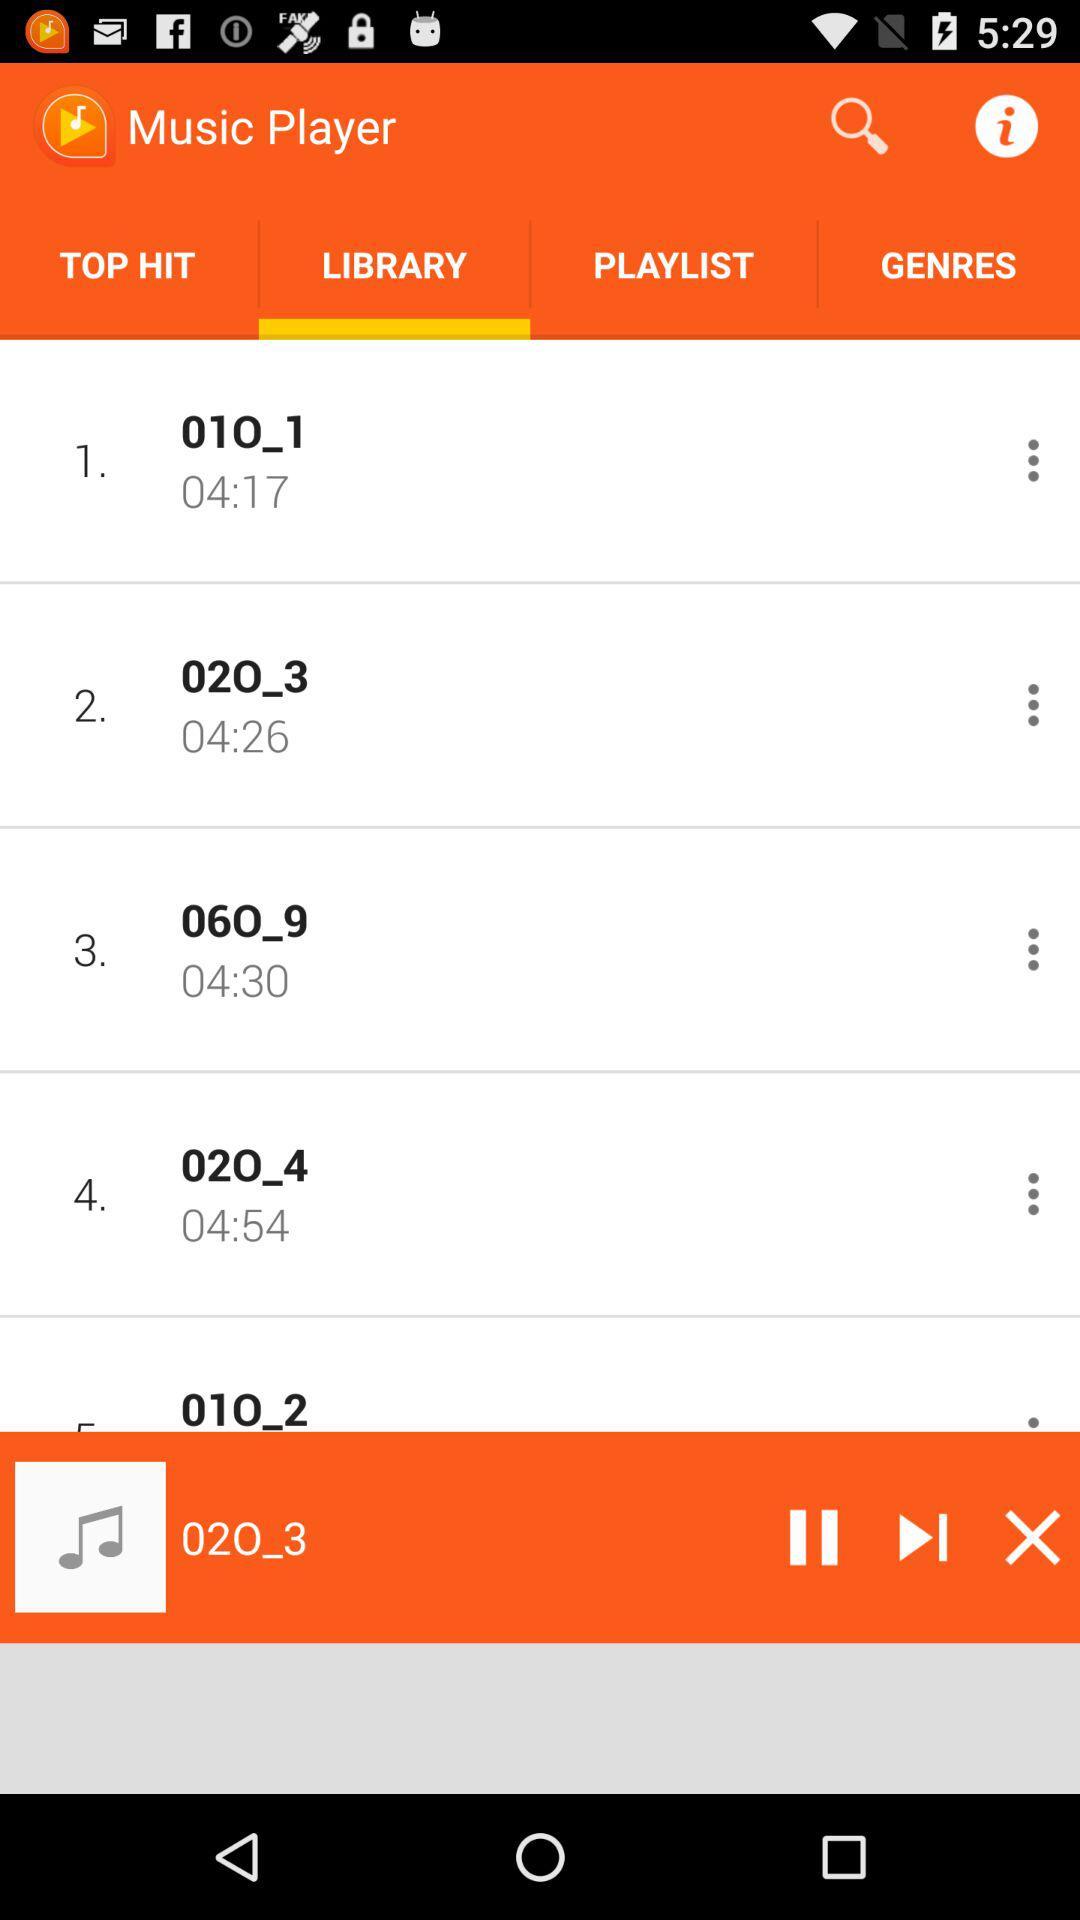  What do you see at coordinates (583, 918) in the screenshot?
I see `item below the 04:26` at bounding box center [583, 918].